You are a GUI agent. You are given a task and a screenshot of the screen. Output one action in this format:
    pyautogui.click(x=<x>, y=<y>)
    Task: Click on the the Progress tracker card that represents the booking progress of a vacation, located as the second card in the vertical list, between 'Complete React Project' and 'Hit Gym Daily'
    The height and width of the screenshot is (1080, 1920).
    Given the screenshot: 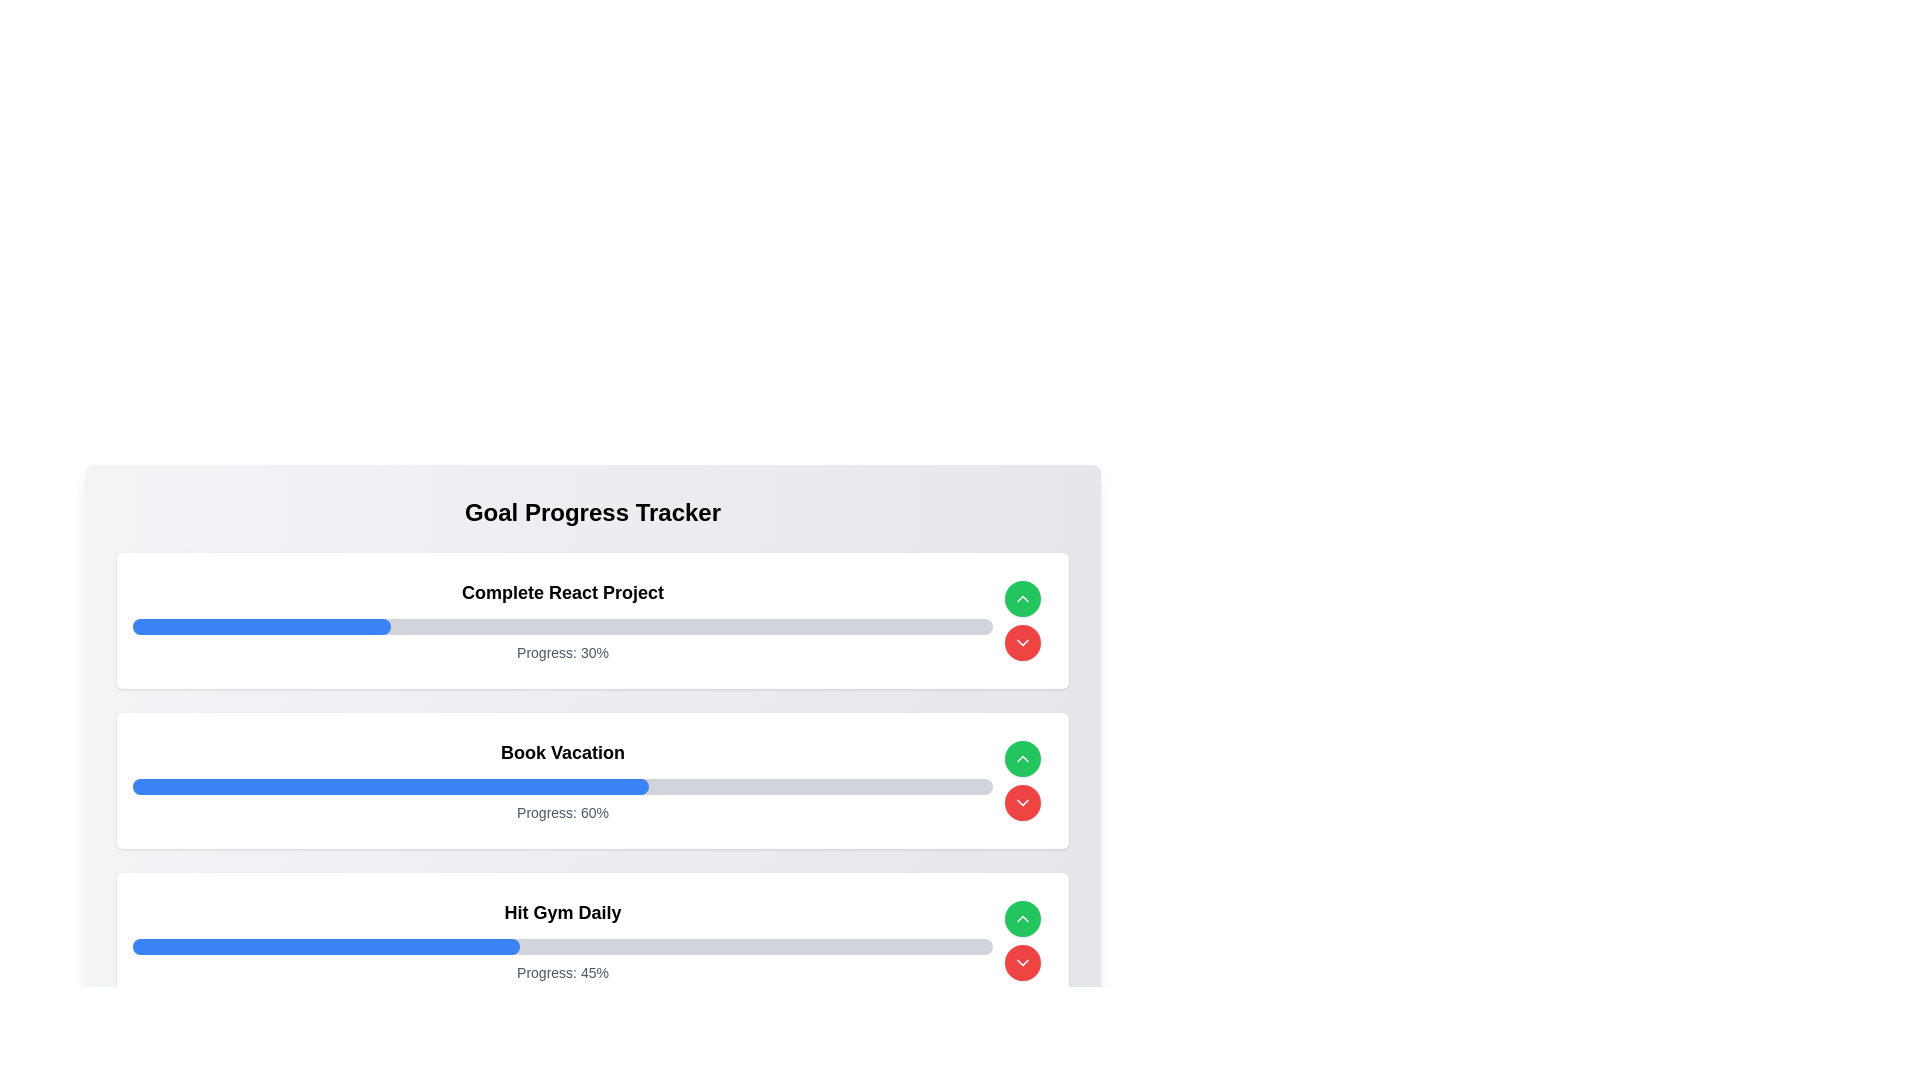 What is the action you would take?
    pyautogui.click(x=561, y=779)
    